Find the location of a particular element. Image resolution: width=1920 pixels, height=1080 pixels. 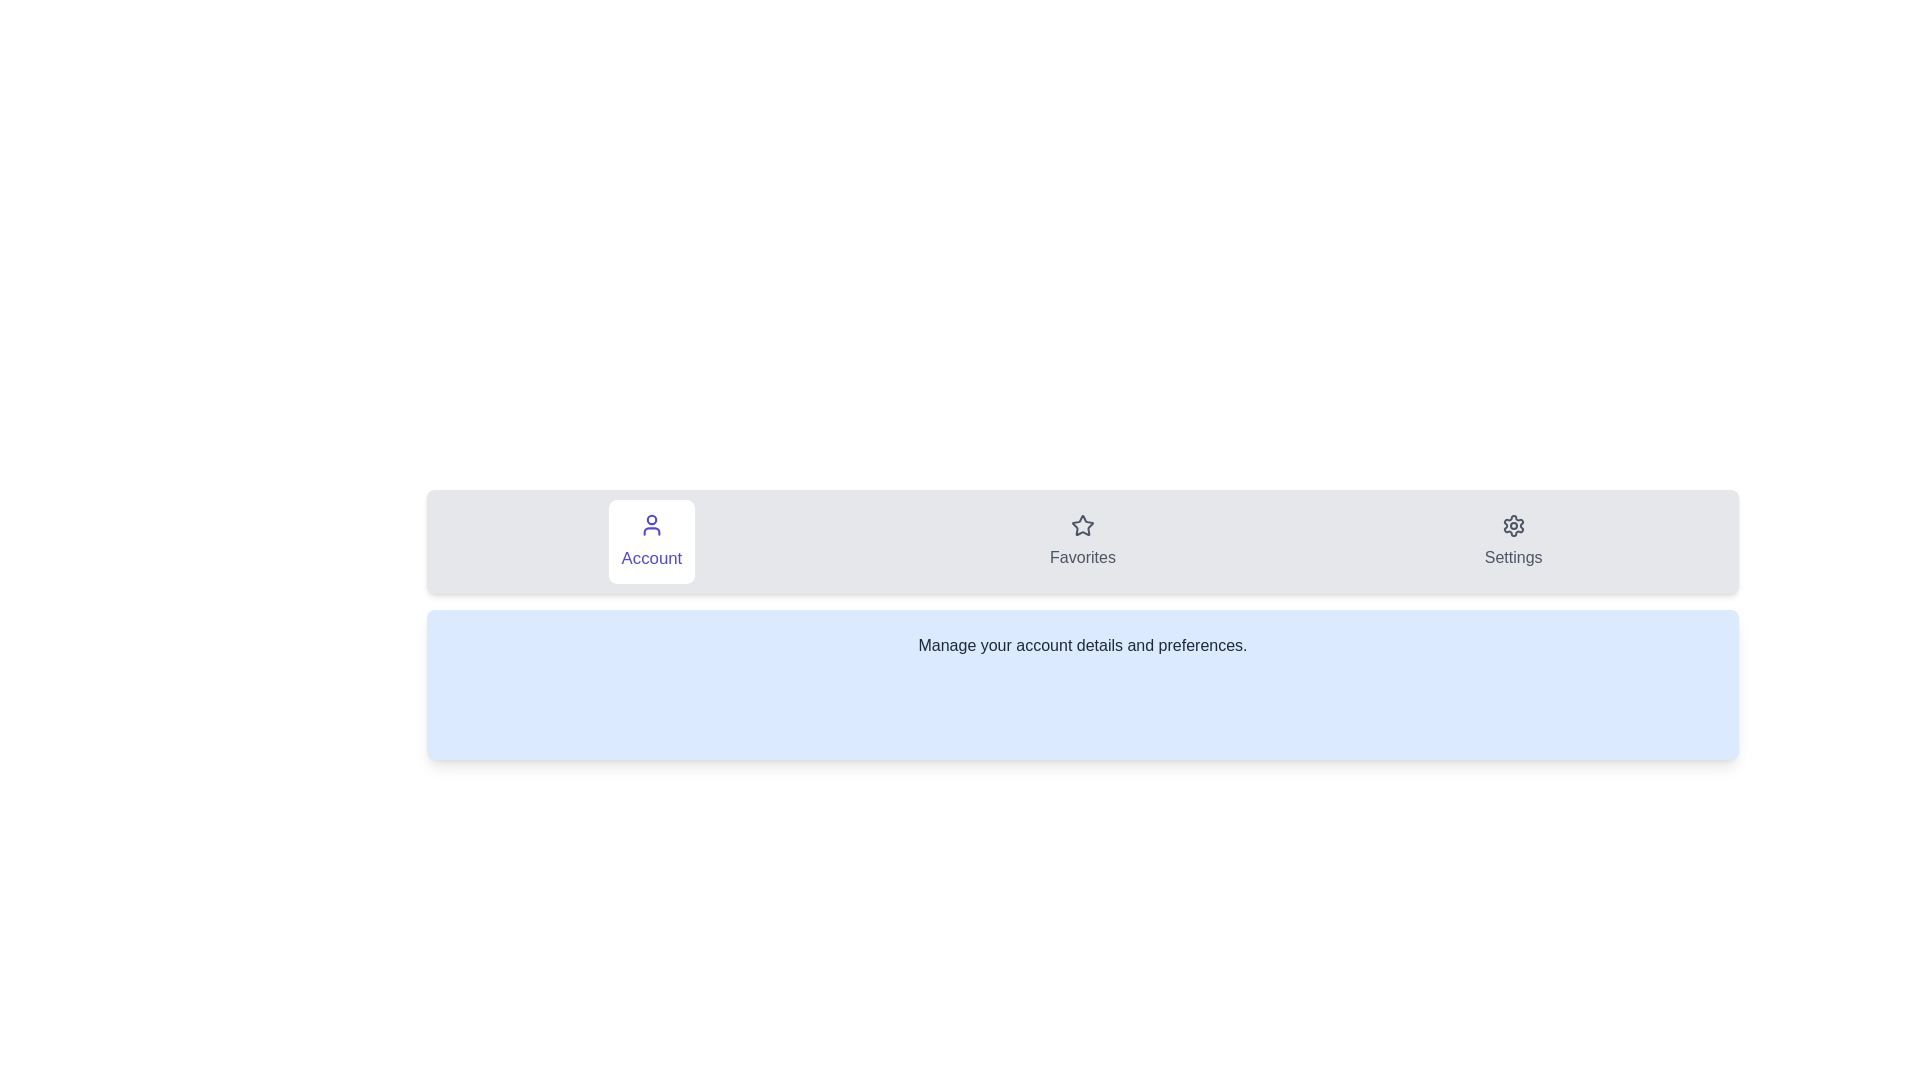

the Favorites tab by clicking on its button is located at coordinates (1082, 542).